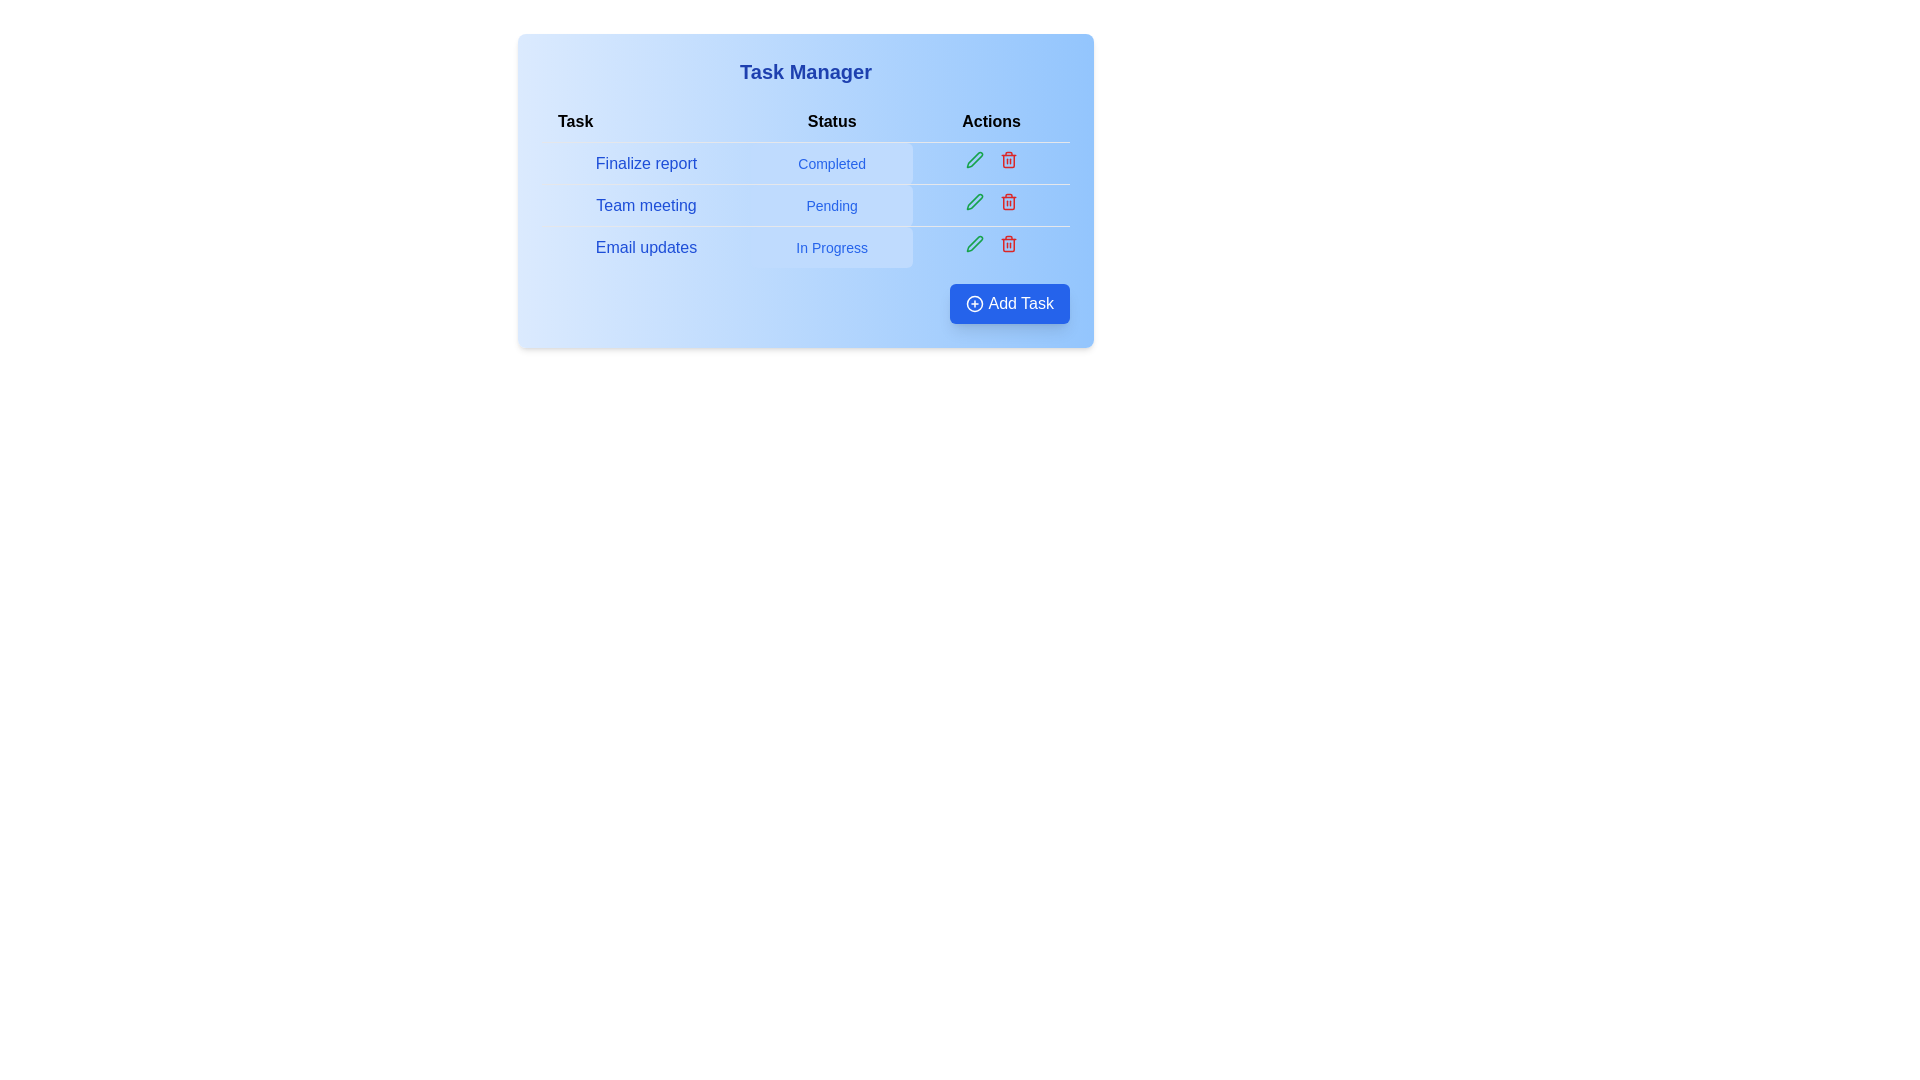 The width and height of the screenshot is (1920, 1080). Describe the element at coordinates (974, 242) in the screenshot. I see `the edit button for the task titled 'Email updates'` at that location.